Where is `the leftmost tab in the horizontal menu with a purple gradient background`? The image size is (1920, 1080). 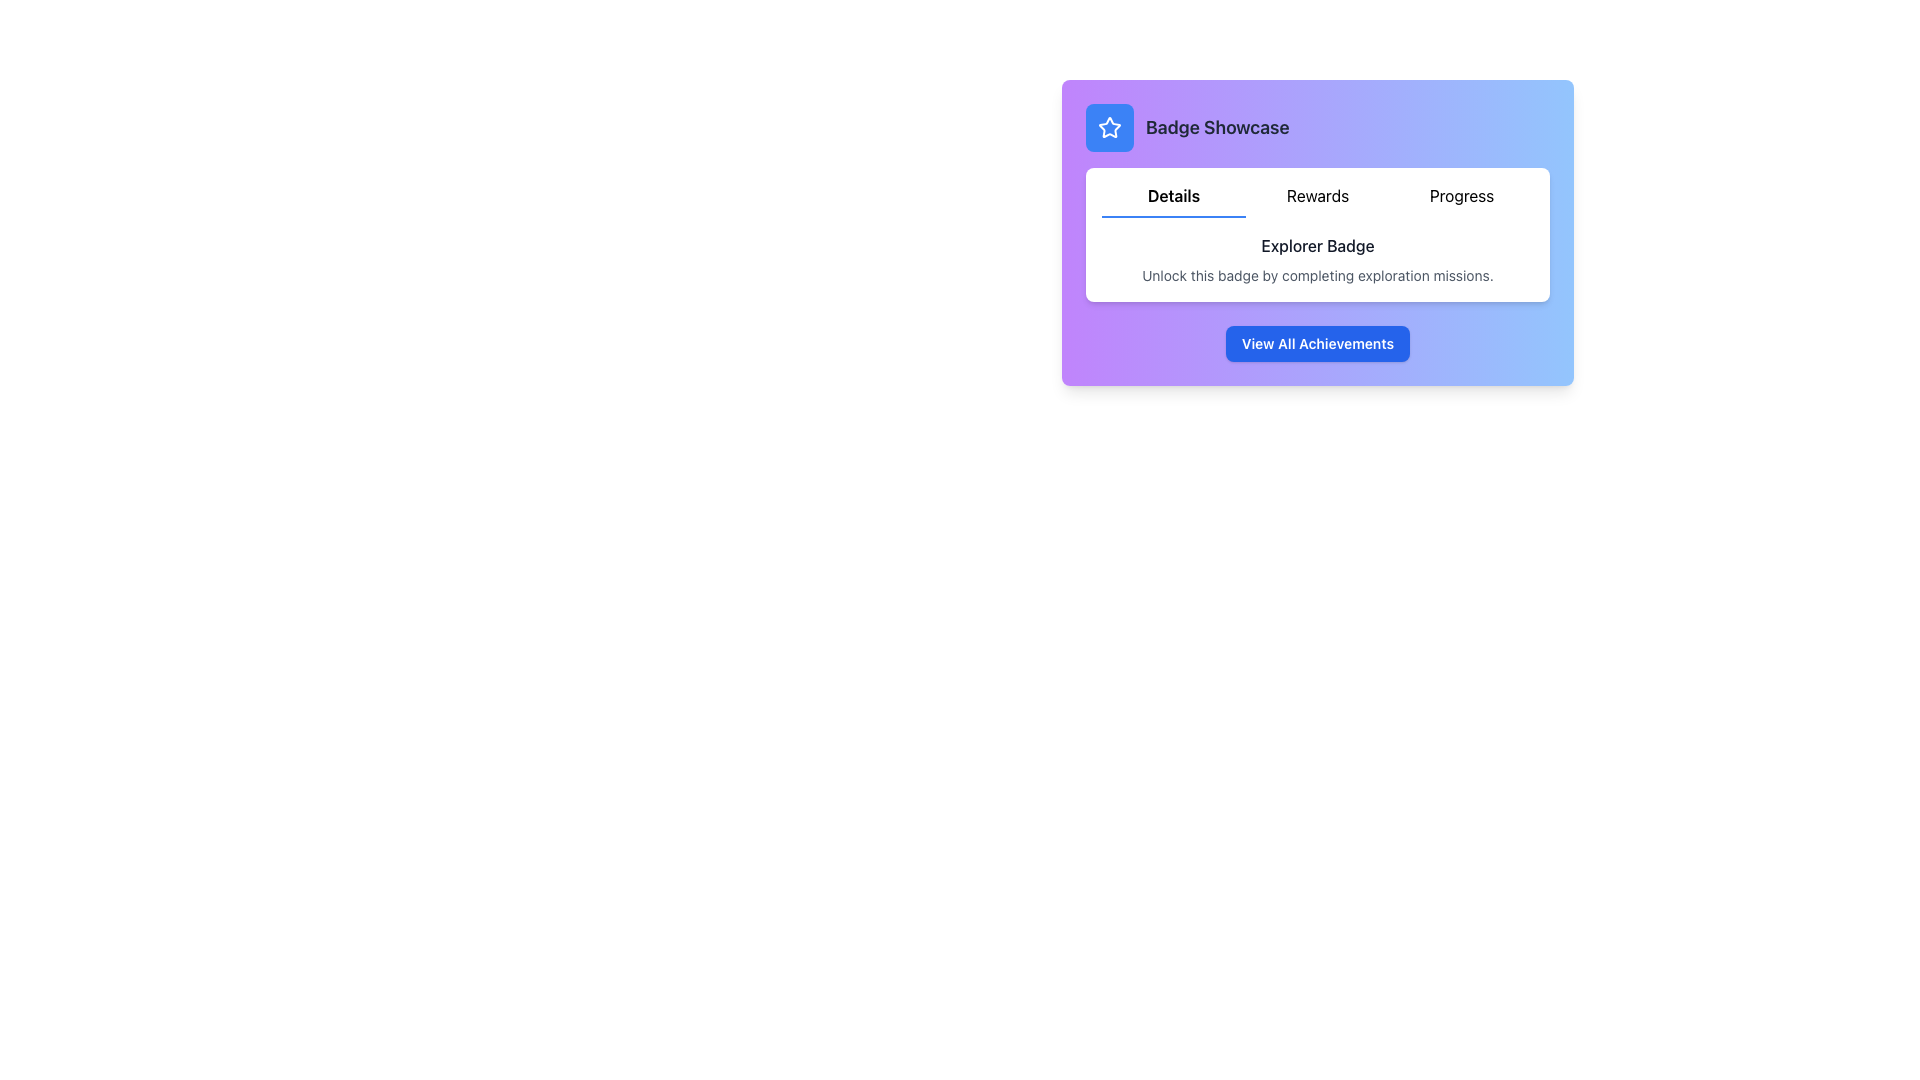 the leftmost tab in the horizontal menu with a purple gradient background is located at coordinates (1174, 200).